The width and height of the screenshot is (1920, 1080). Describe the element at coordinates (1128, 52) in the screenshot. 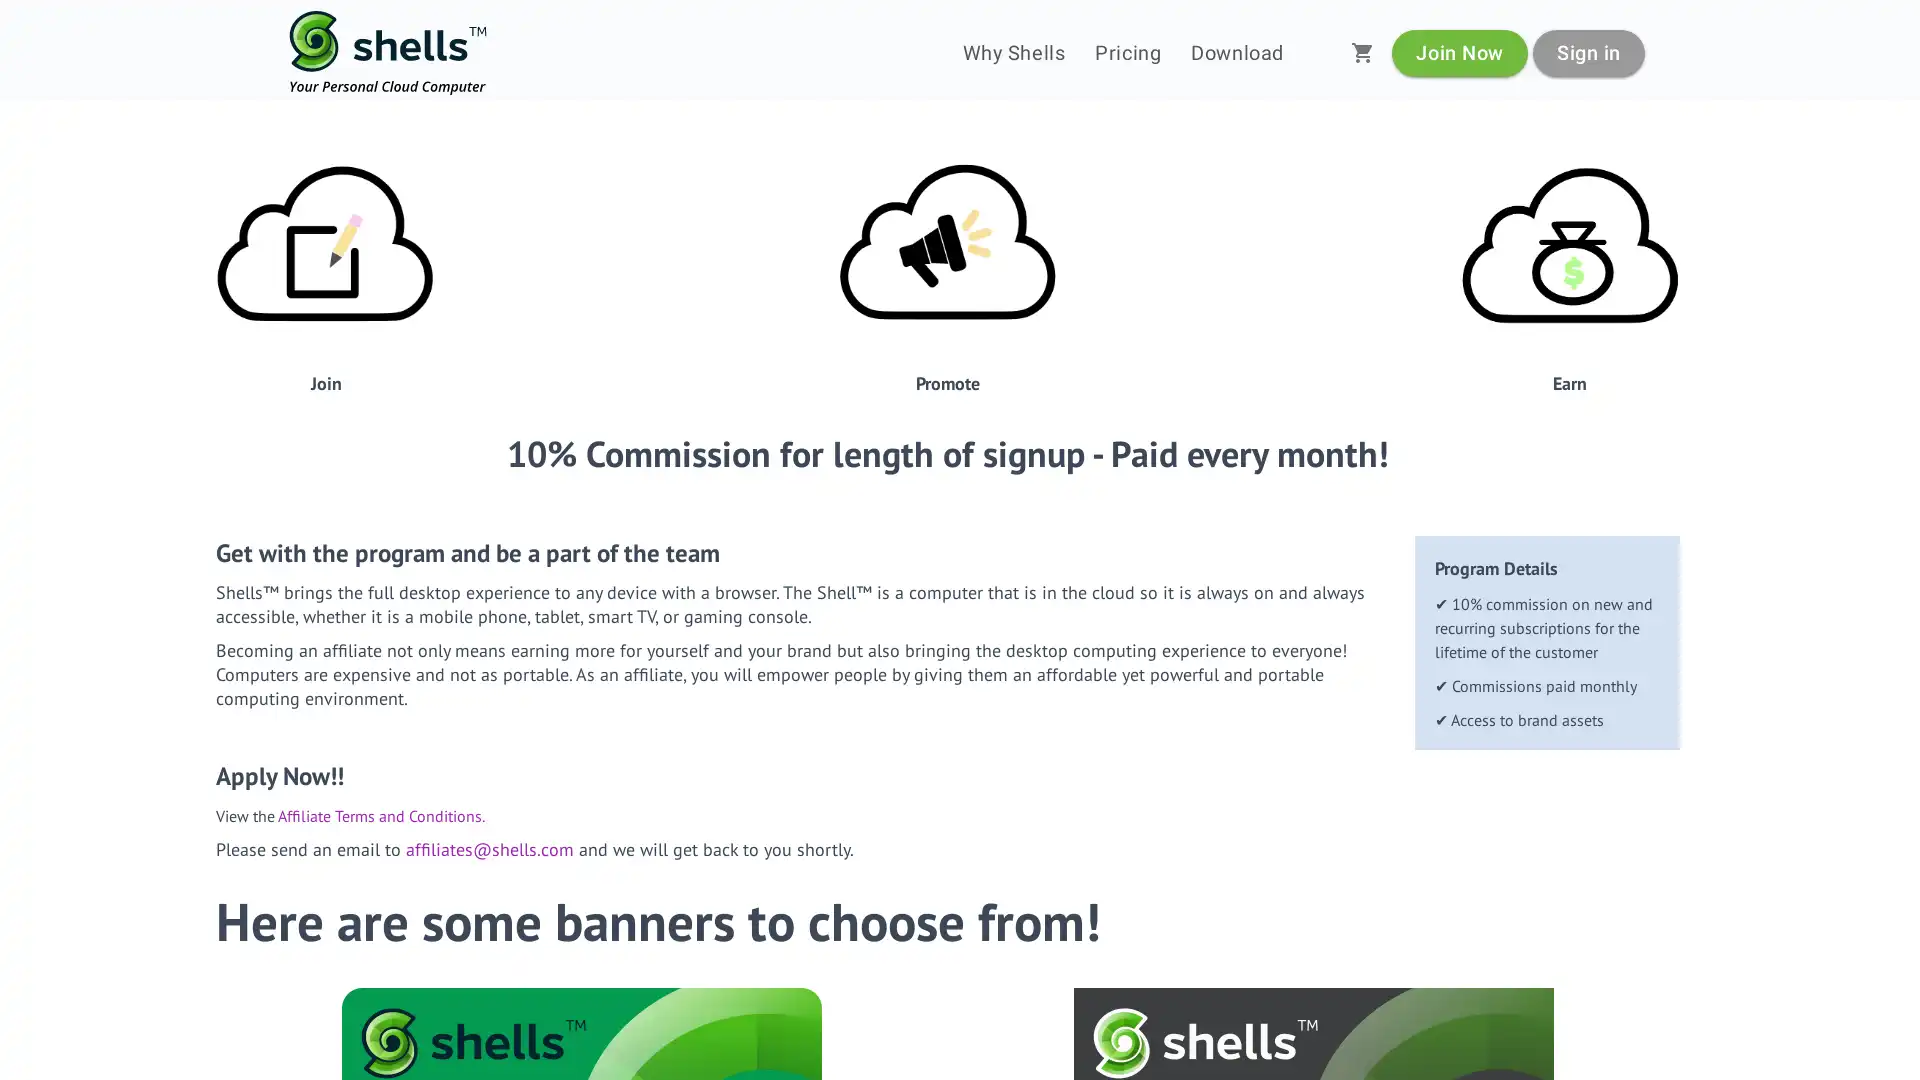

I see `Pricing` at that location.